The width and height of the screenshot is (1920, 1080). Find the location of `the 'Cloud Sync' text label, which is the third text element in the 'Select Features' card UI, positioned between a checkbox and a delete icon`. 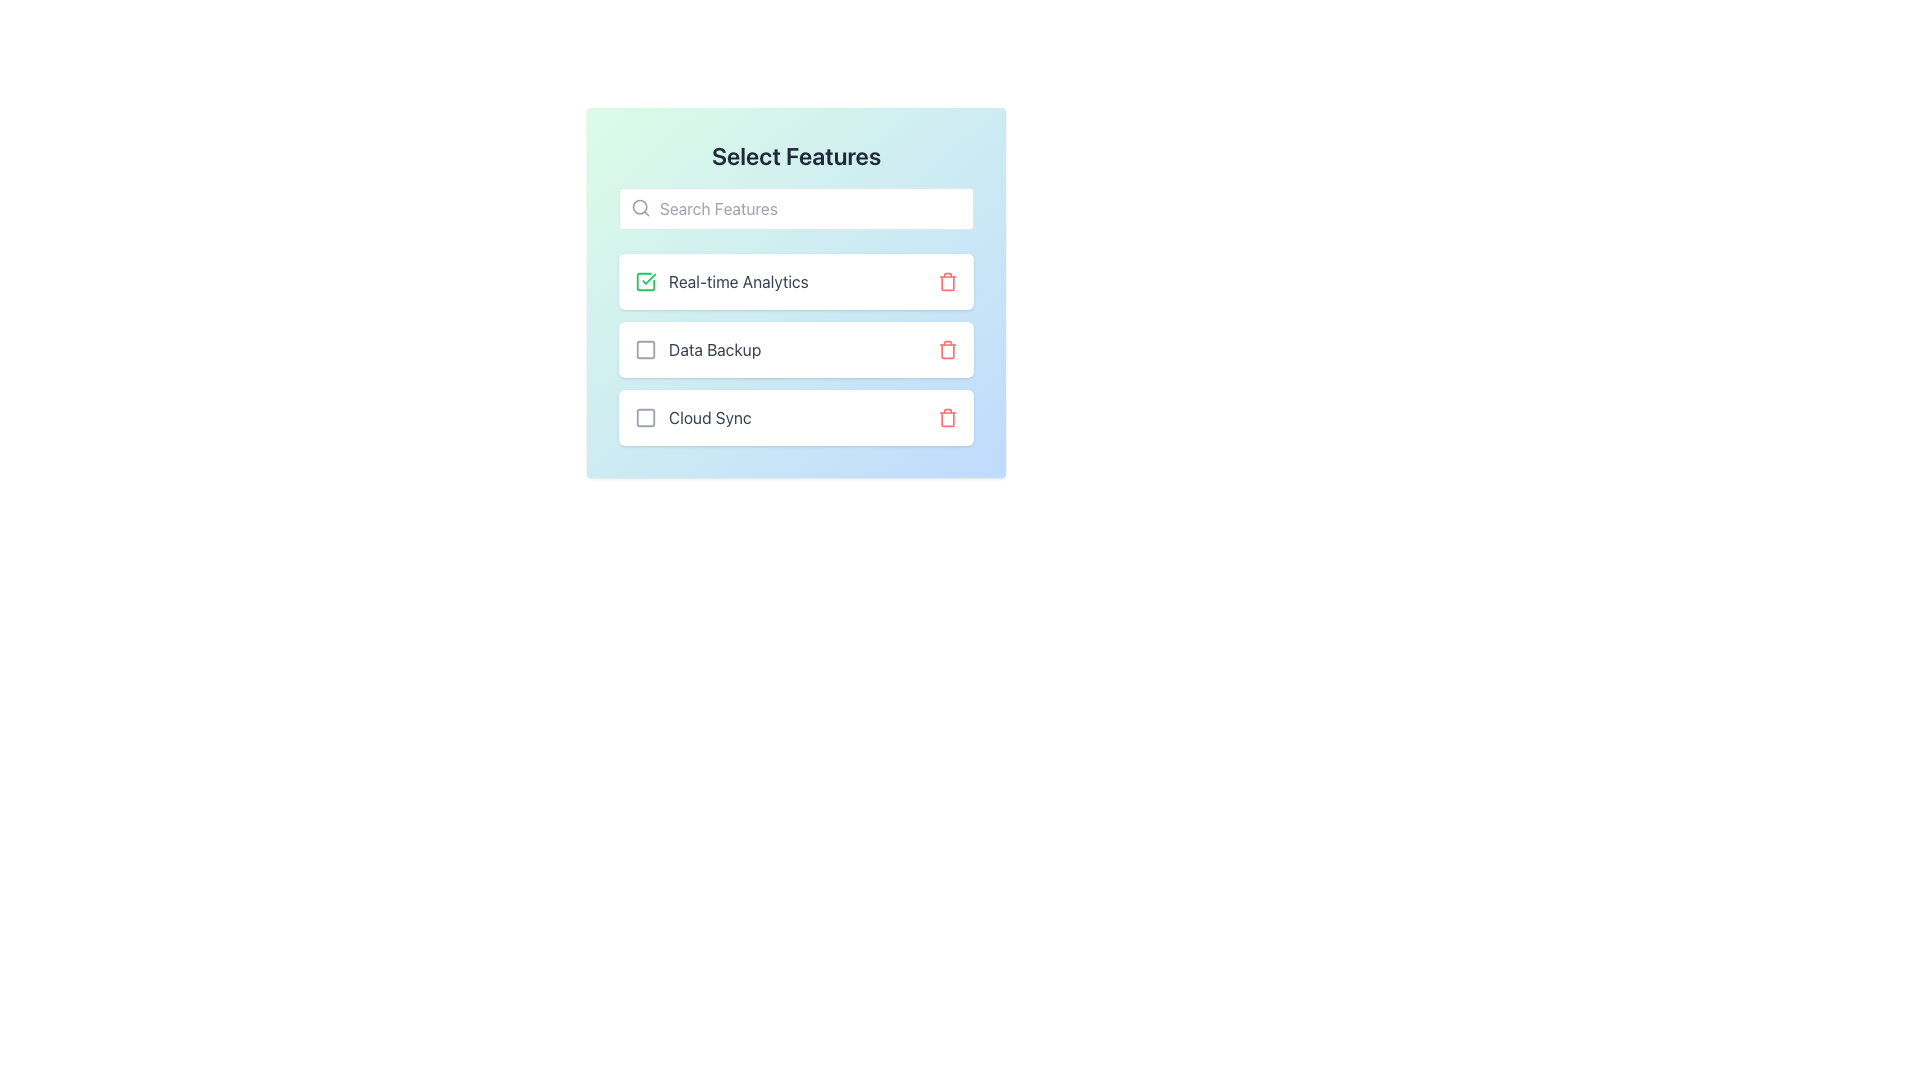

the 'Cloud Sync' text label, which is the third text element in the 'Select Features' card UI, positioned between a checkbox and a delete icon is located at coordinates (710, 416).